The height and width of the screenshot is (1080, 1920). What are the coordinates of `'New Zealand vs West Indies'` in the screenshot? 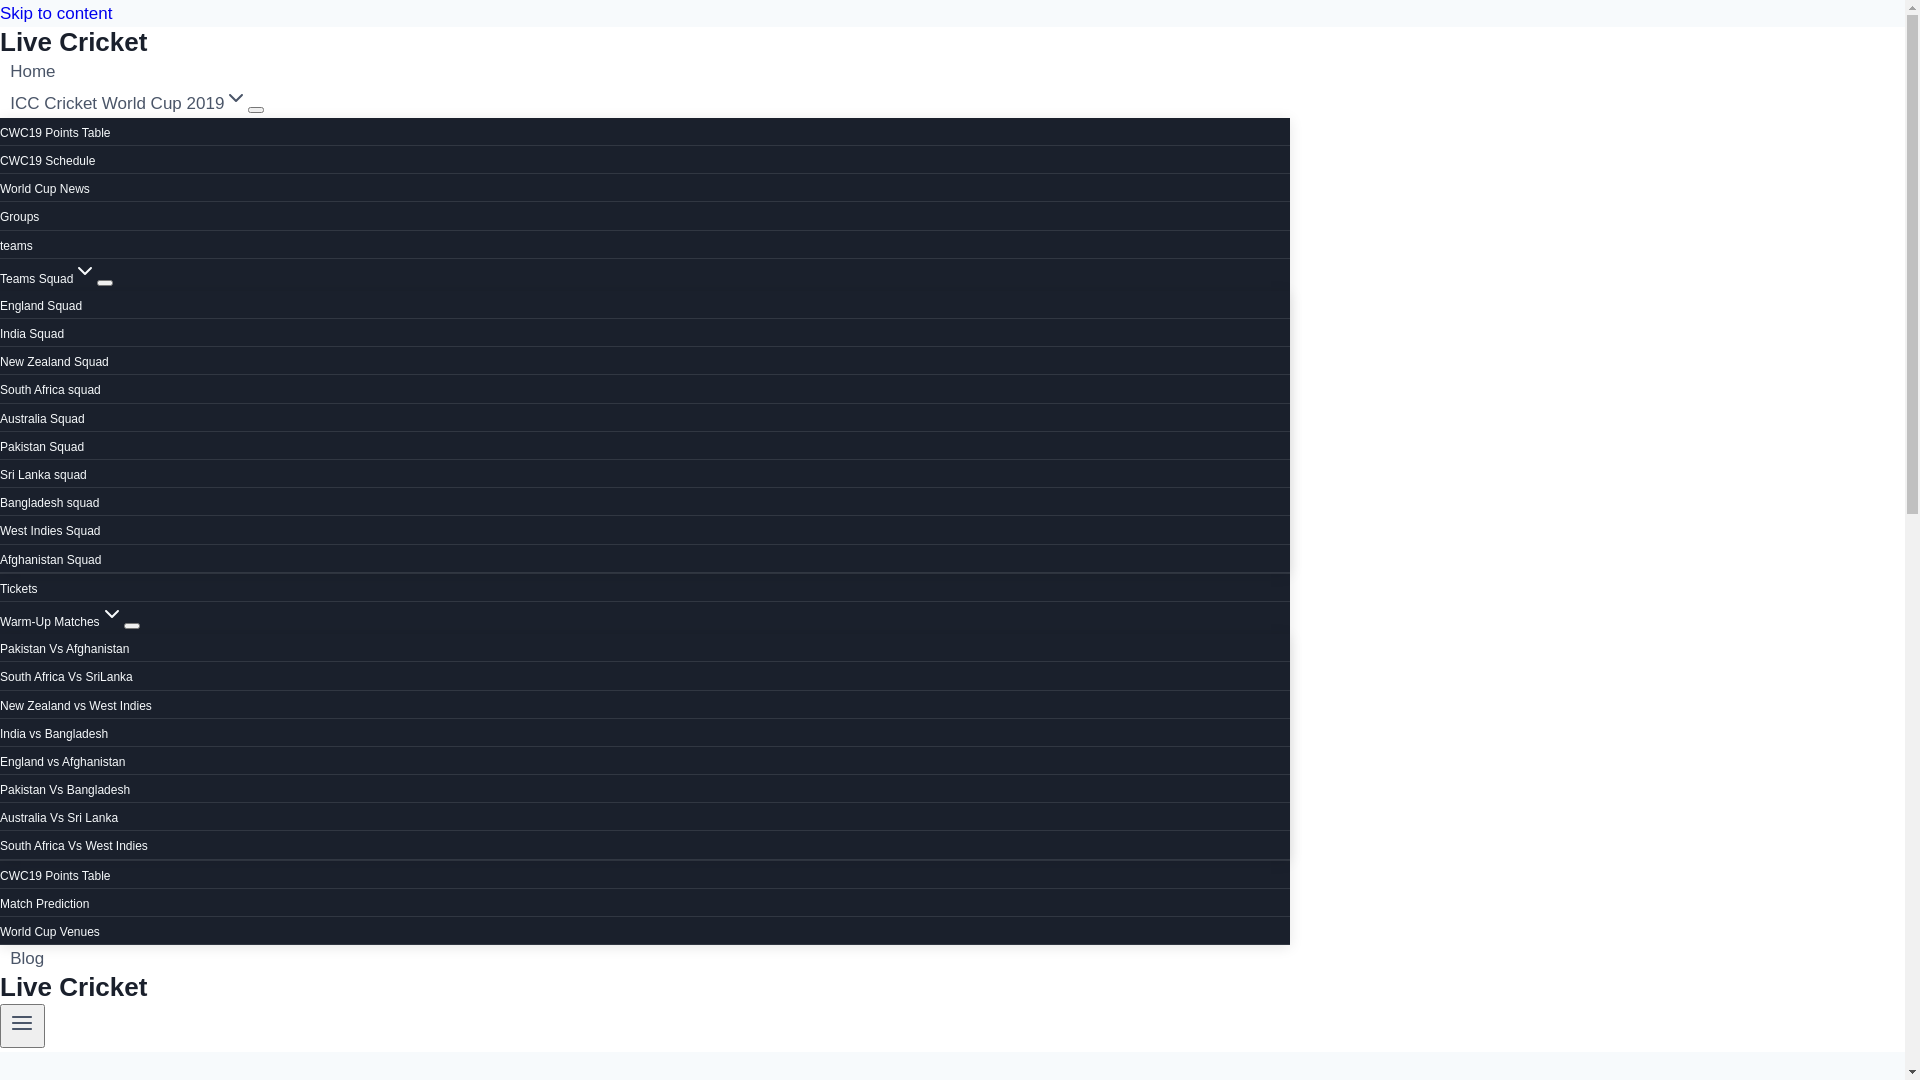 It's located at (0, 704).